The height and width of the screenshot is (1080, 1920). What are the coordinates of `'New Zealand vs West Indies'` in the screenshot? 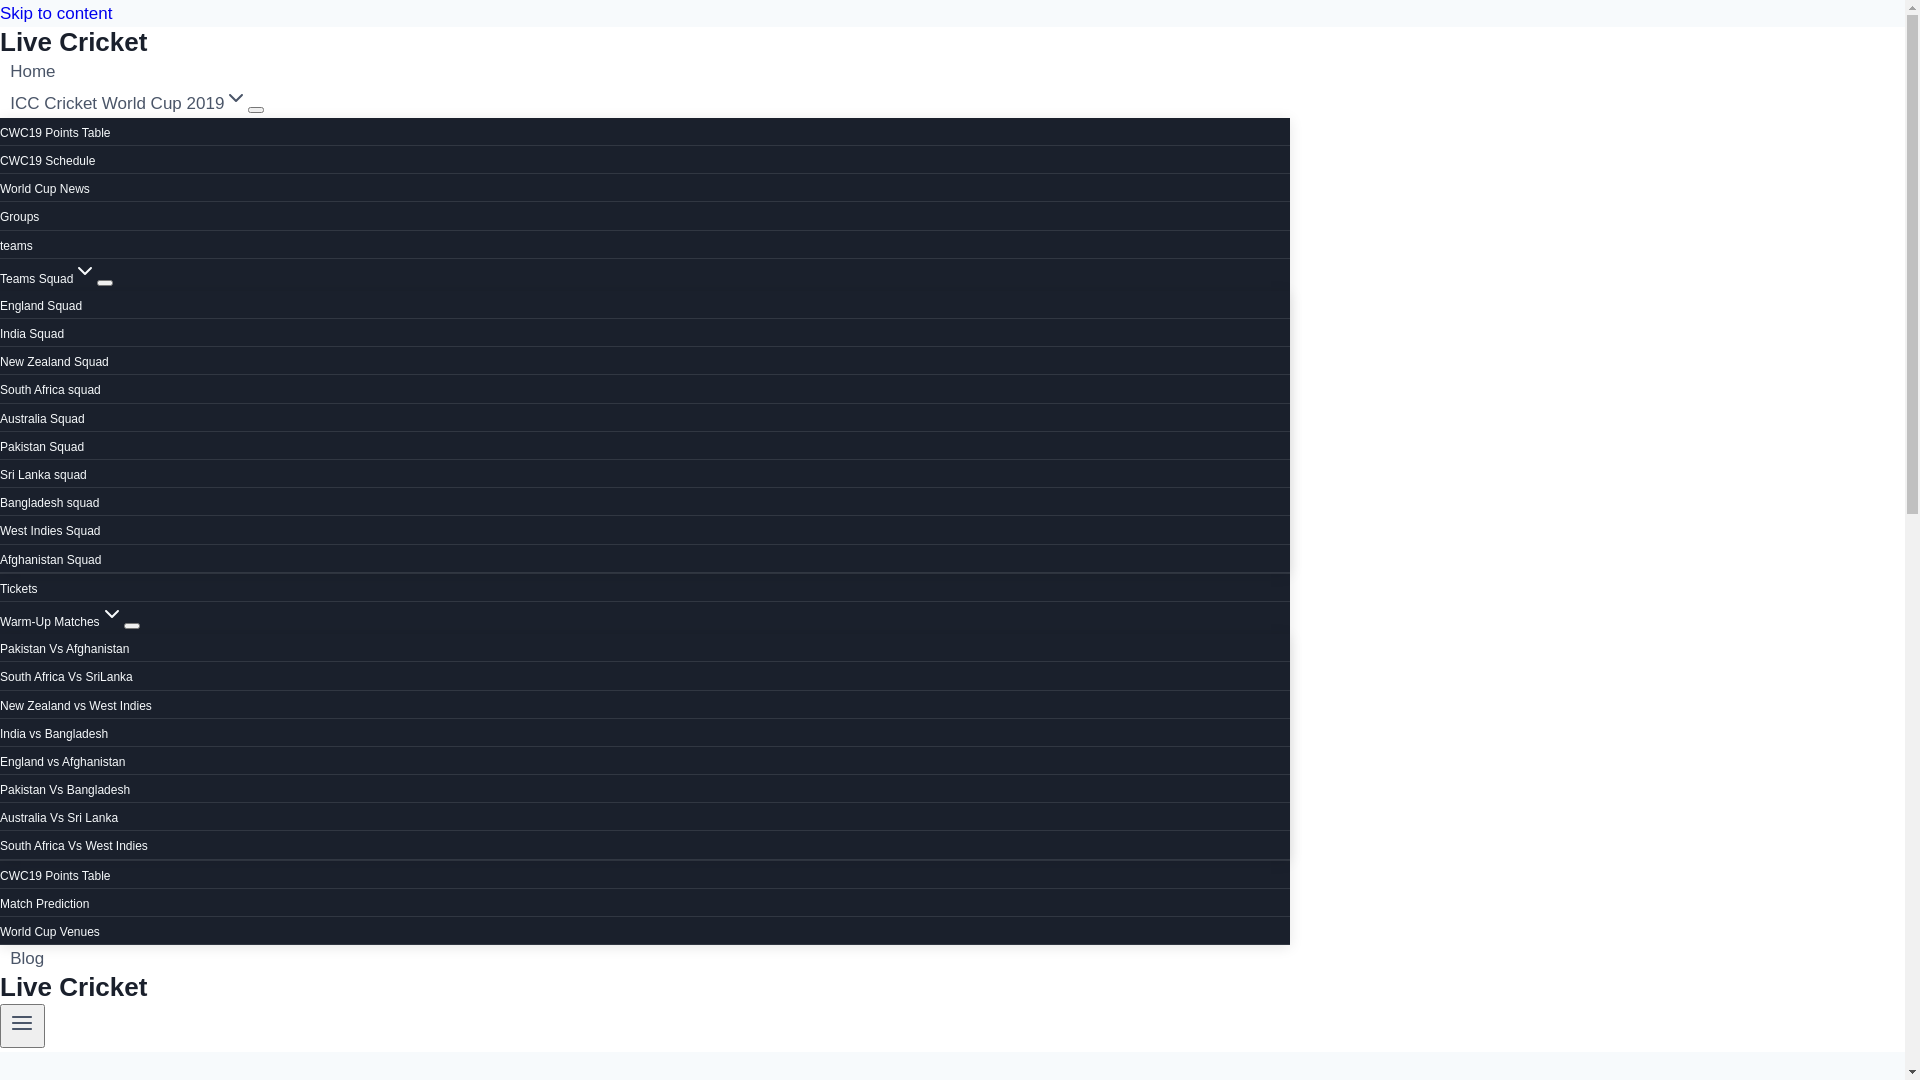 It's located at (0, 704).